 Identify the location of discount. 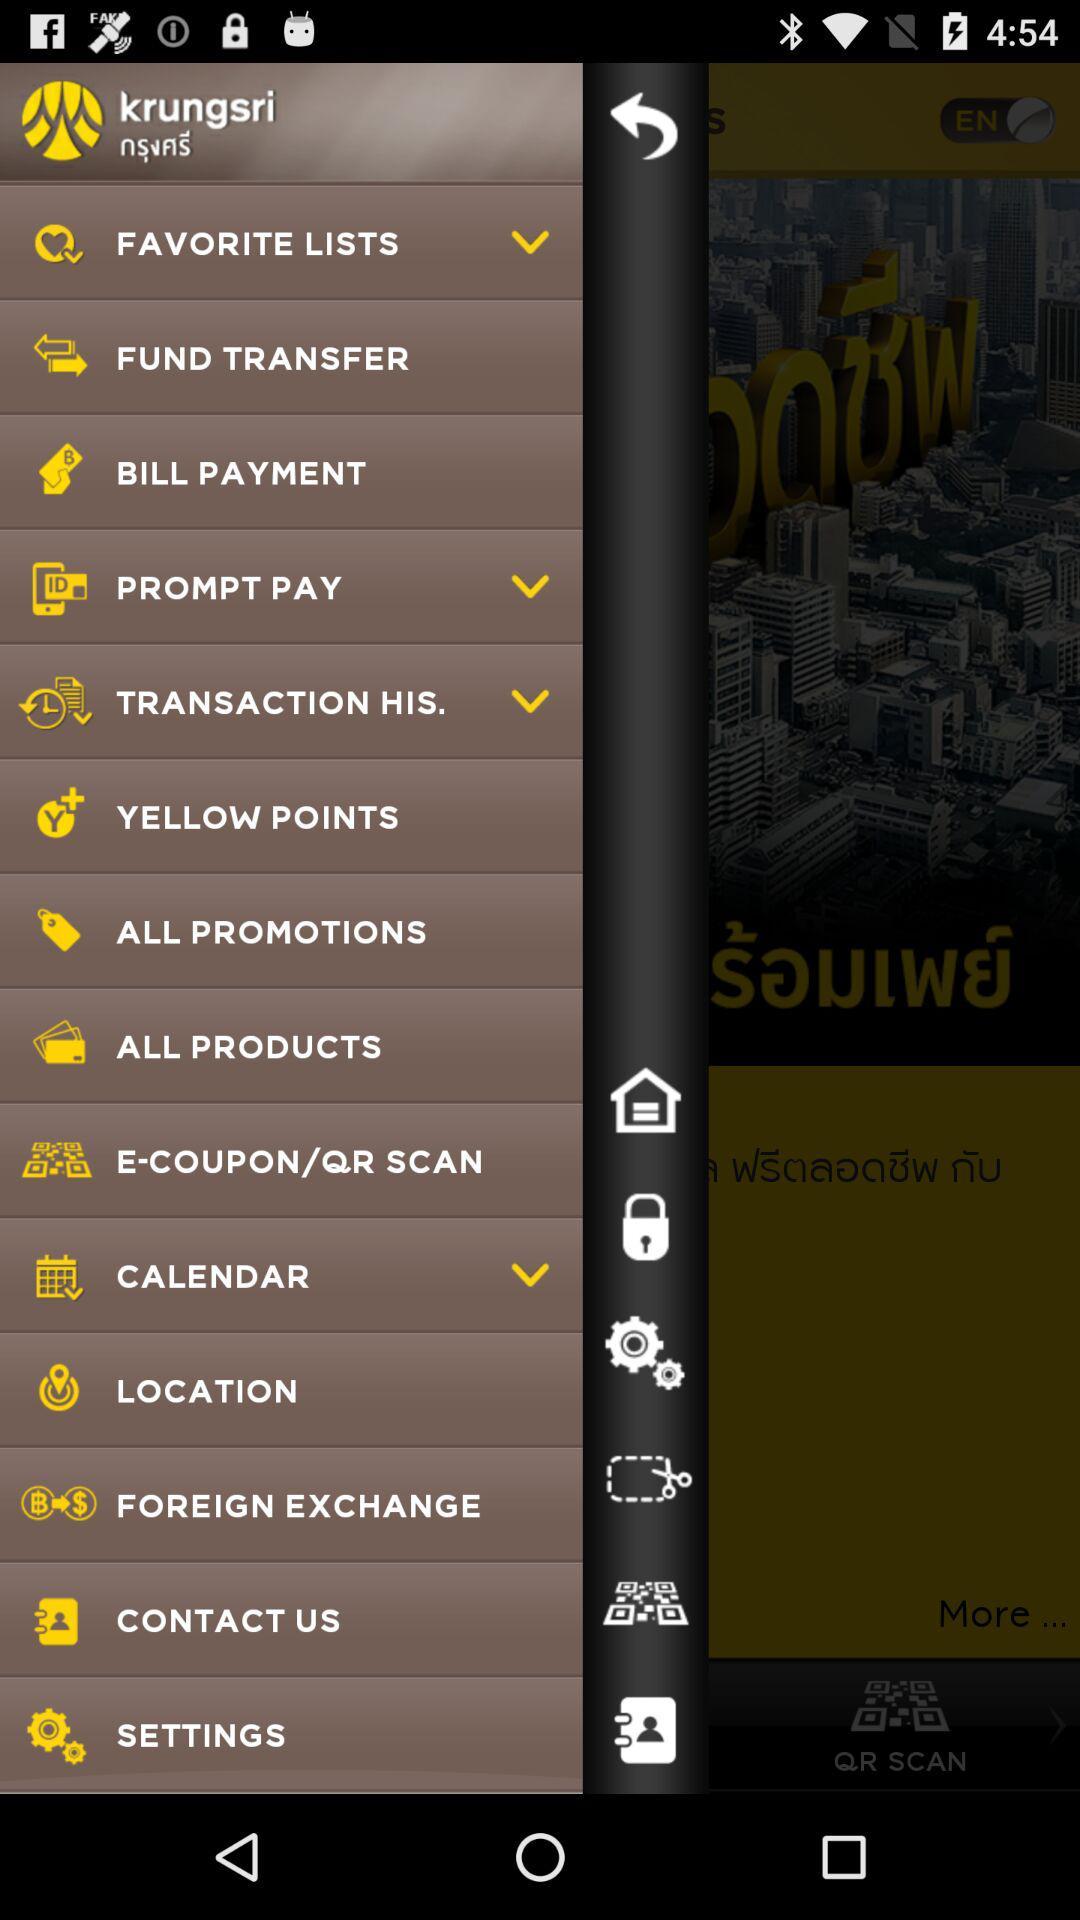
(645, 1604).